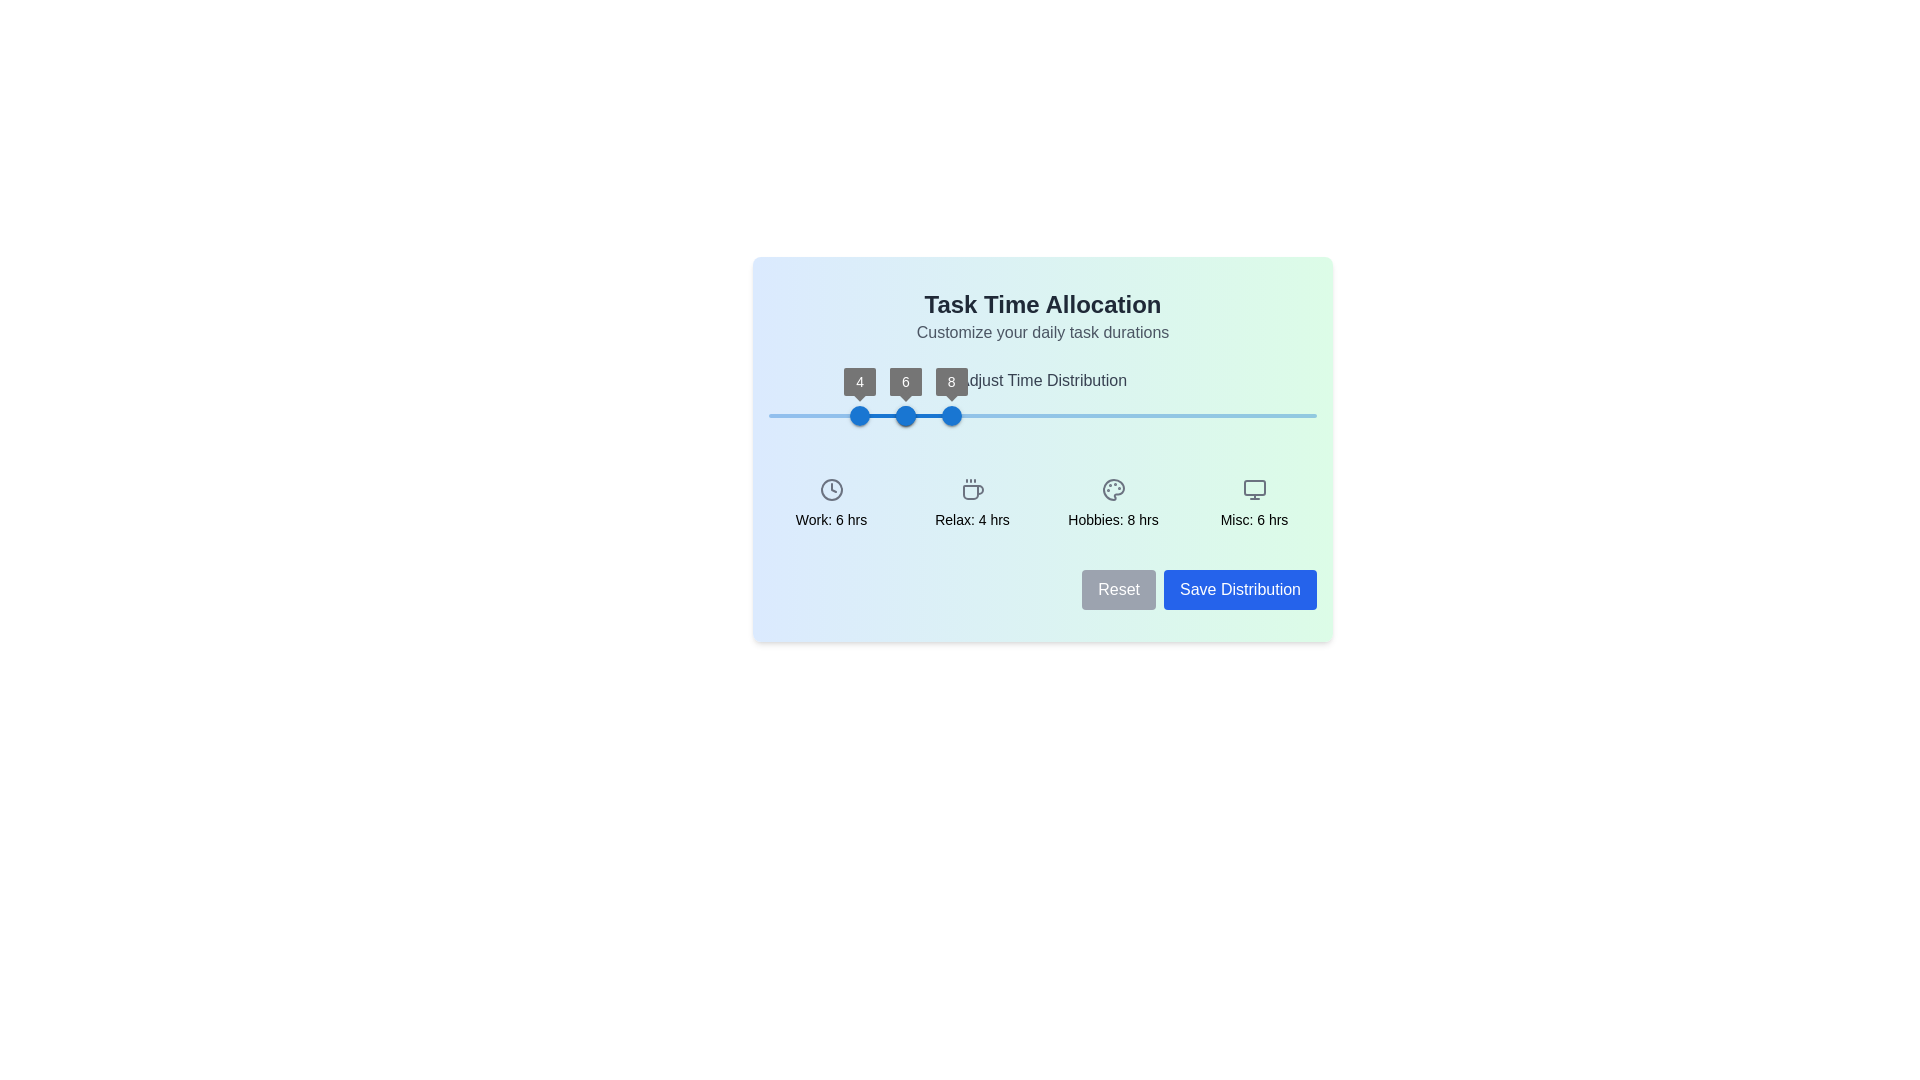 The width and height of the screenshot is (1920, 1080). What do you see at coordinates (867, 415) in the screenshot?
I see `the slider` at bounding box center [867, 415].